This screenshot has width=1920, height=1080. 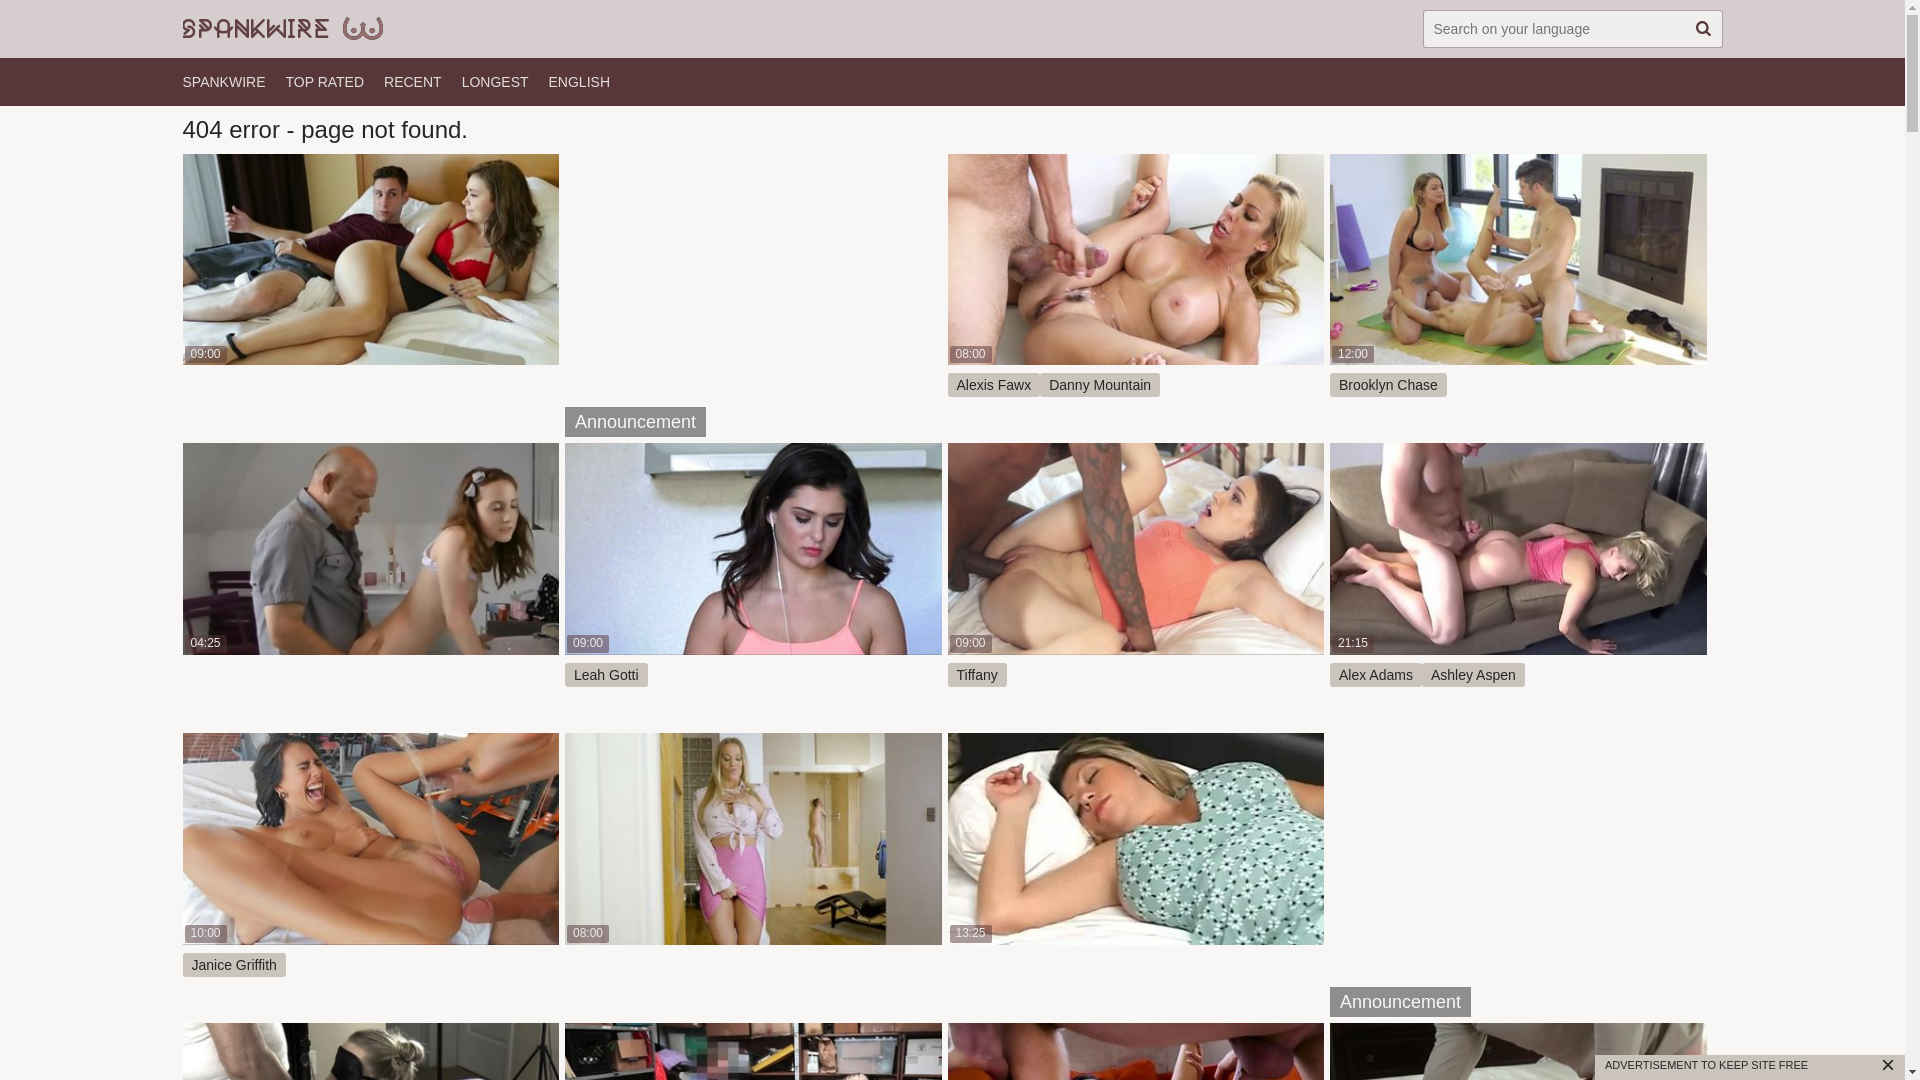 I want to click on 'Brooklyn Chase', so click(x=1387, y=385).